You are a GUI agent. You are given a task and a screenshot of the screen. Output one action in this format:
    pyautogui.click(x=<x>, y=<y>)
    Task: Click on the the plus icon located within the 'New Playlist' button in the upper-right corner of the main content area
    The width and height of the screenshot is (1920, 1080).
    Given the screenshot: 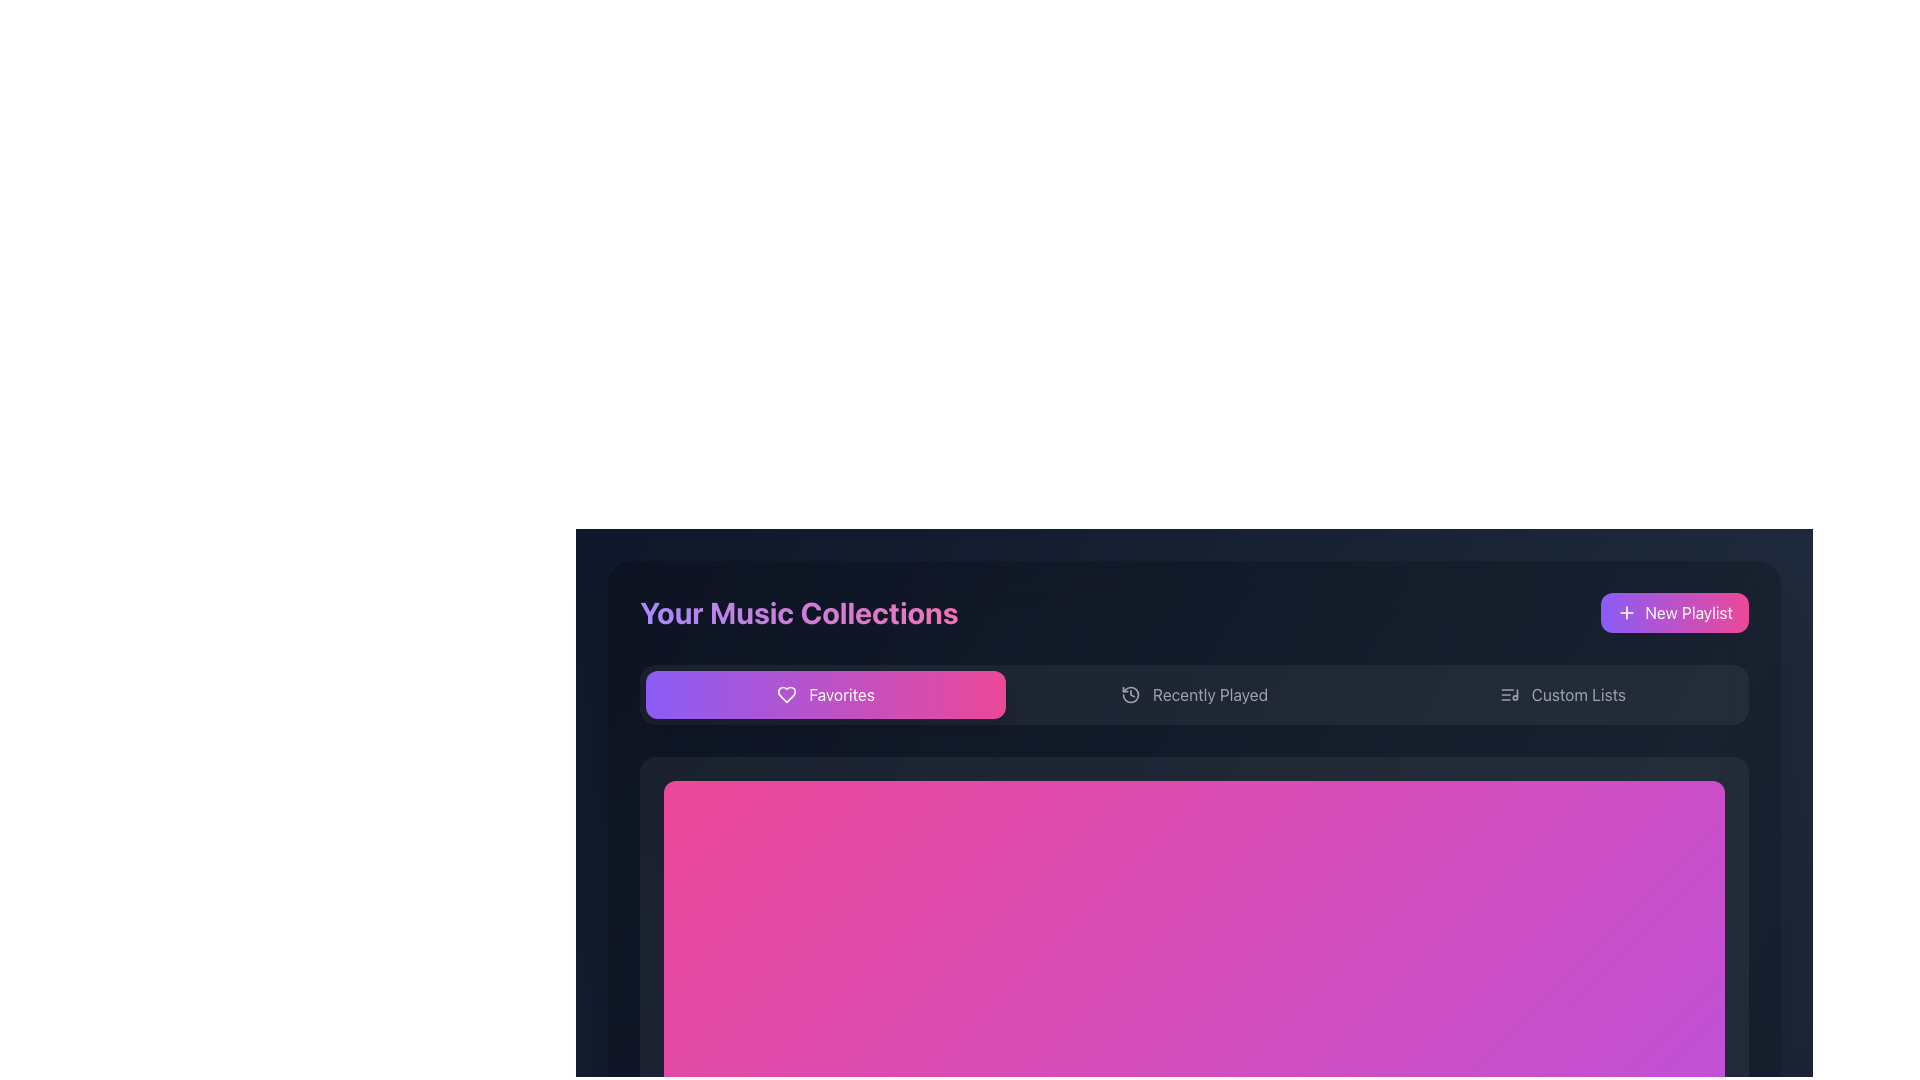 What is the action you would take?
    pyautogui.click(x=1627, y=612)
    